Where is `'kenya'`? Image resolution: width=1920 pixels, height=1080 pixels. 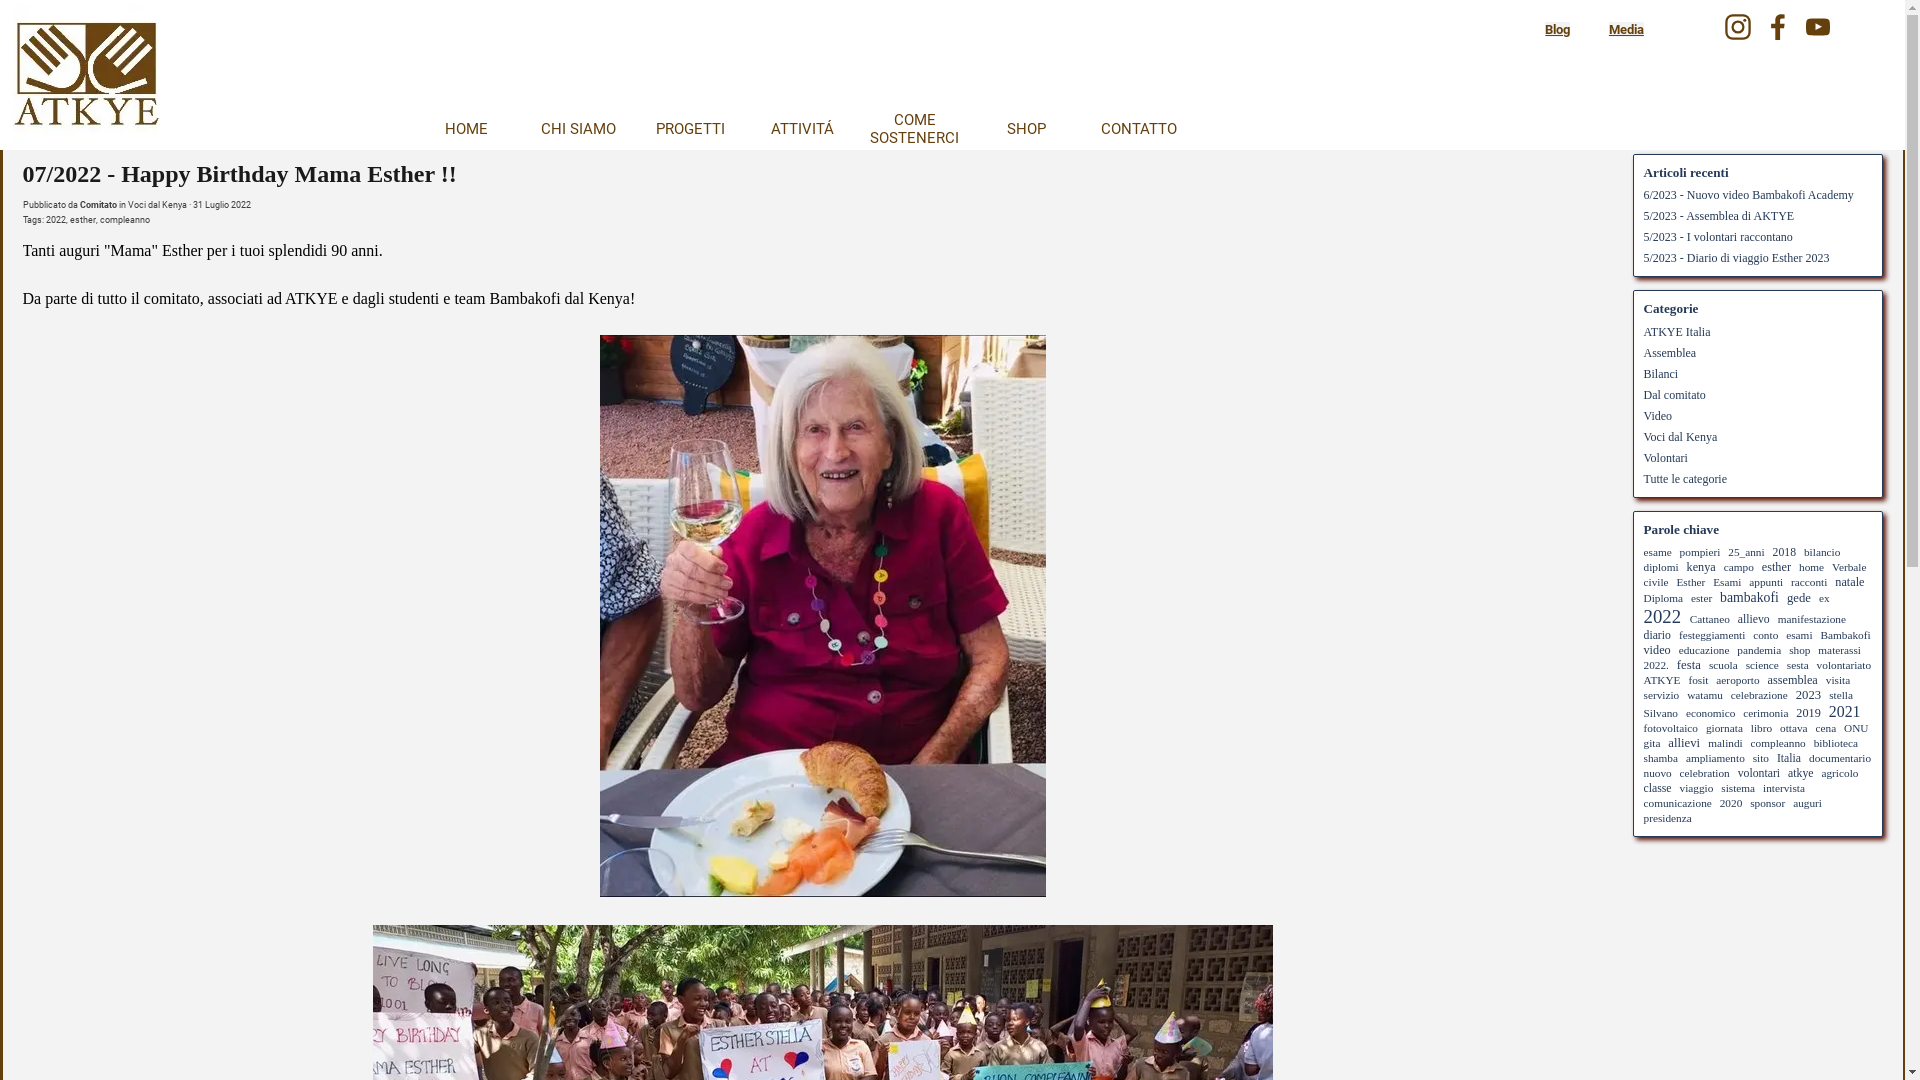 'kenya' is located at coordinates (1700, 567).